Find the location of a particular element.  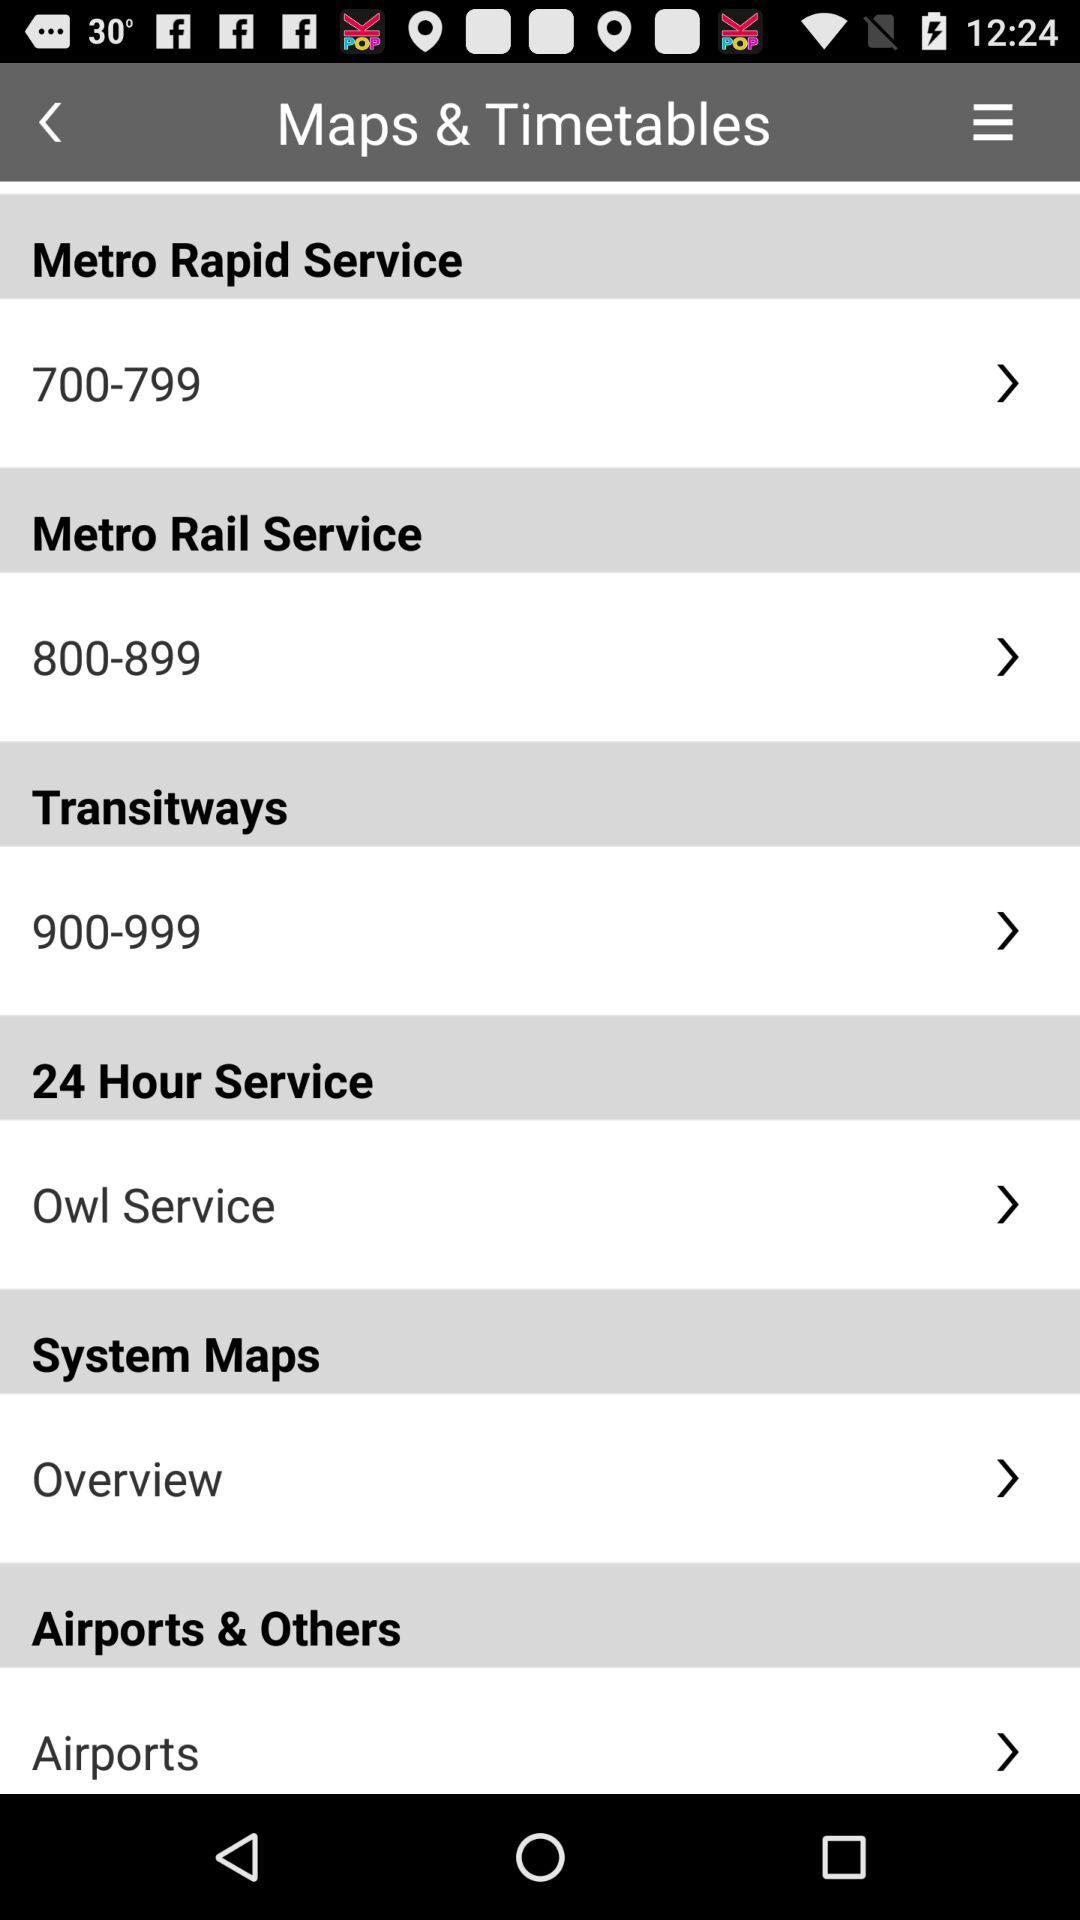

the app above 24 hour service is located at coordinates (495, 929).